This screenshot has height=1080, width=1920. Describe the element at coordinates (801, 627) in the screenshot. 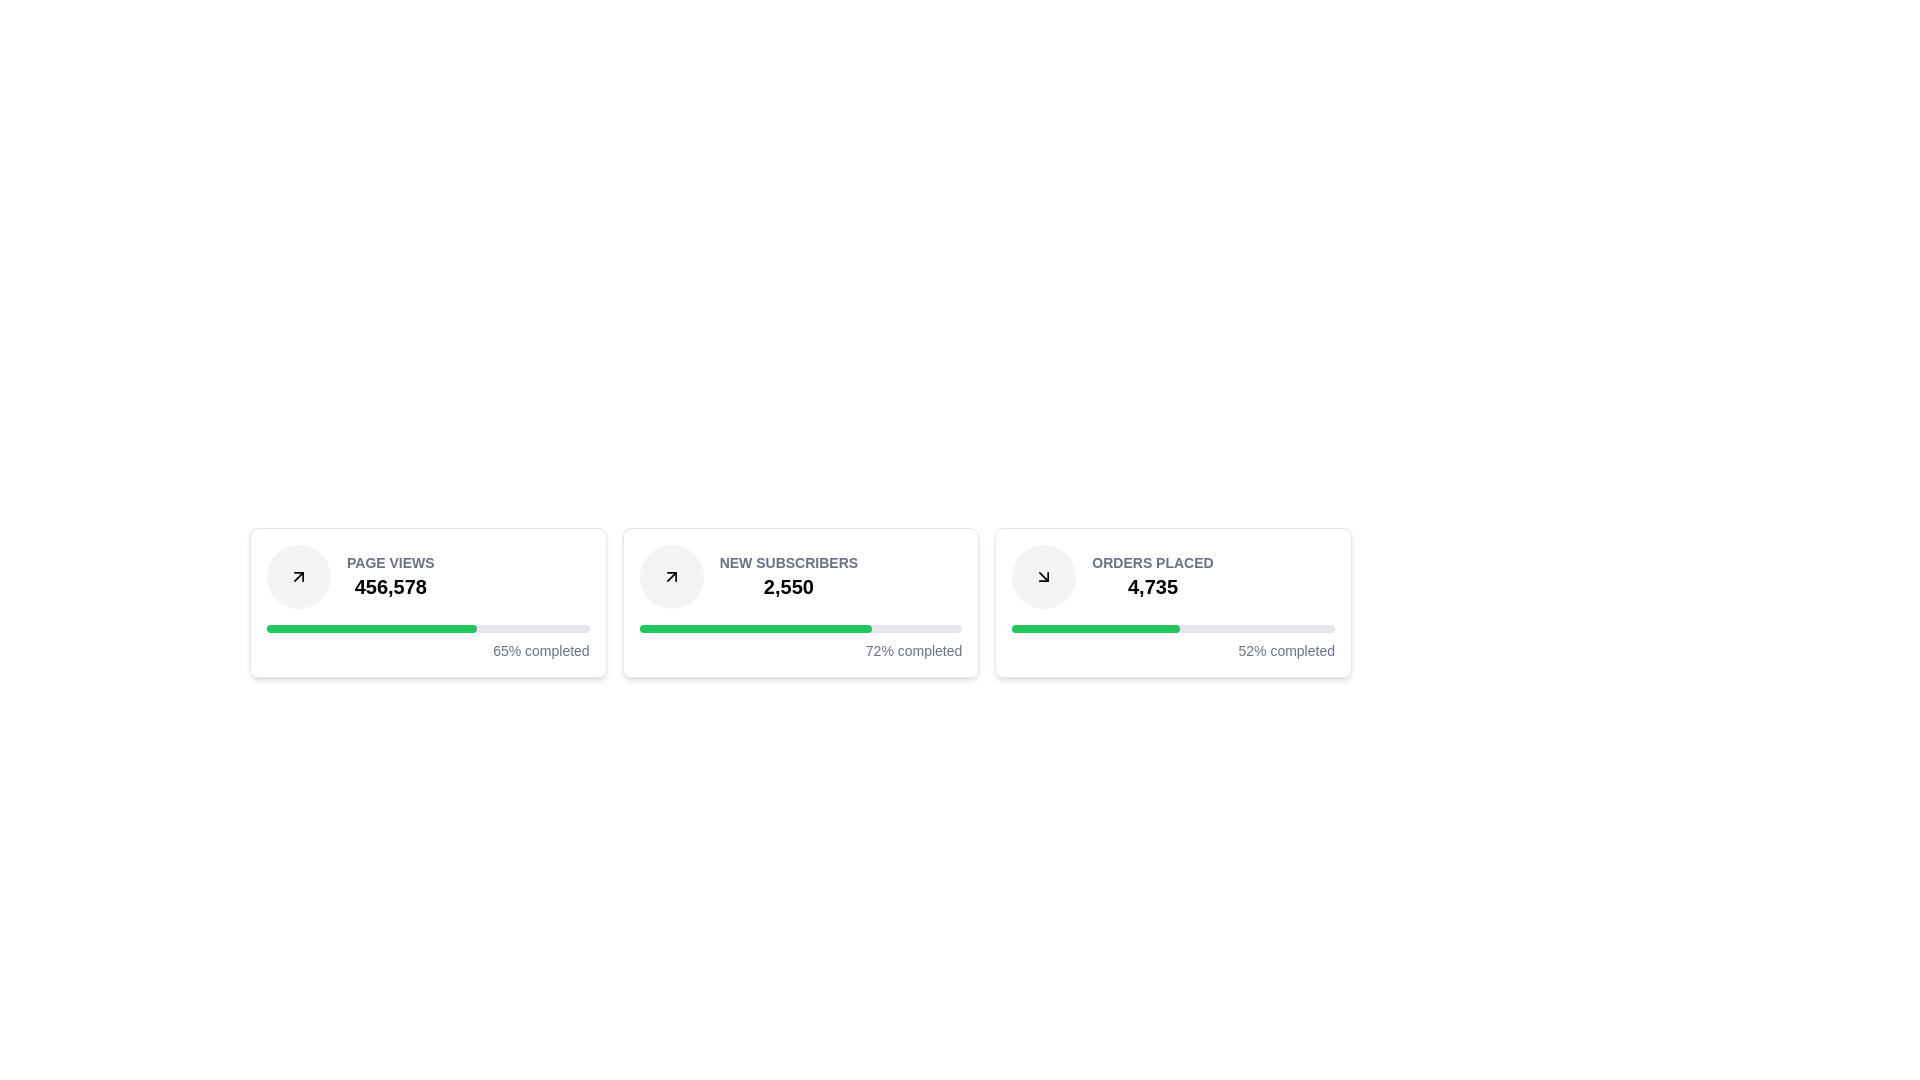

I see `the current progress value visually by checking the progress bar located in the central panel under the heading 'NEW SUBSCRIBERS', which shows 72% completion` at that location.